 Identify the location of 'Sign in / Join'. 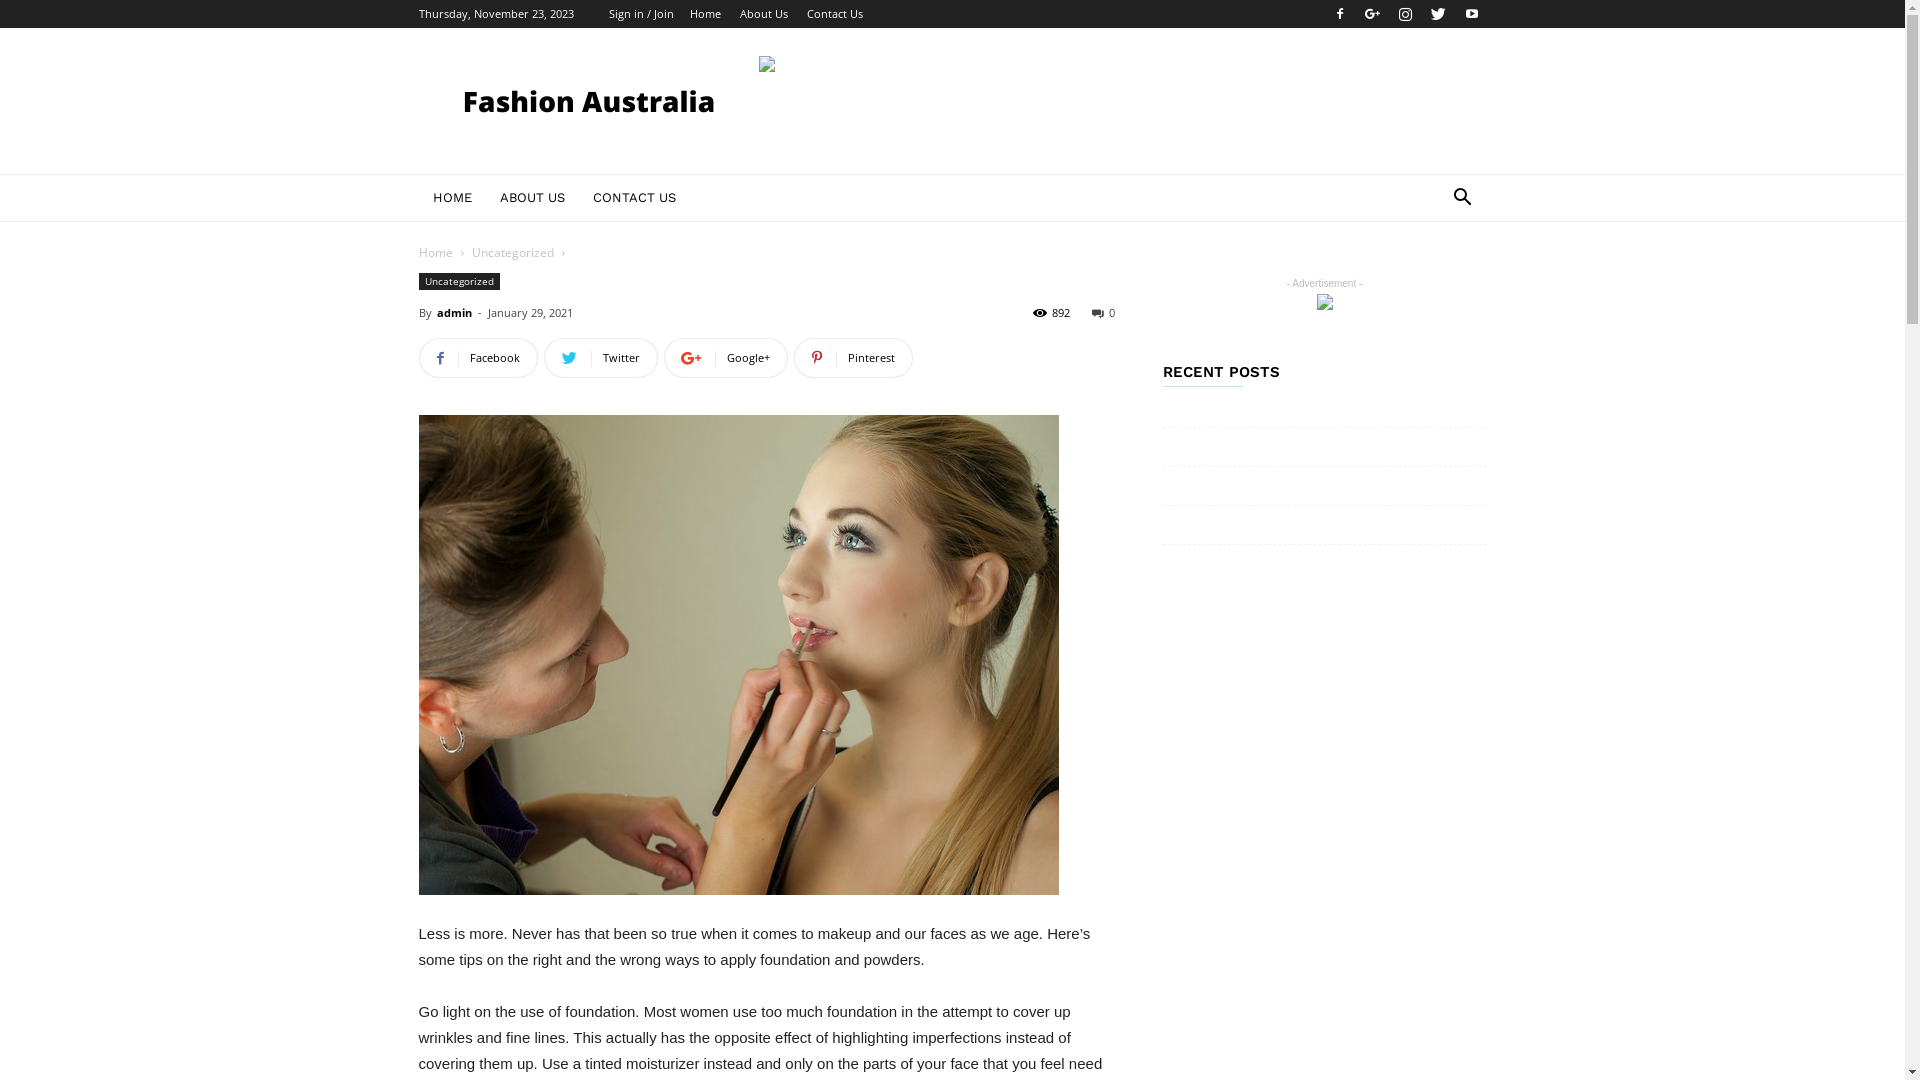
(640, 13).